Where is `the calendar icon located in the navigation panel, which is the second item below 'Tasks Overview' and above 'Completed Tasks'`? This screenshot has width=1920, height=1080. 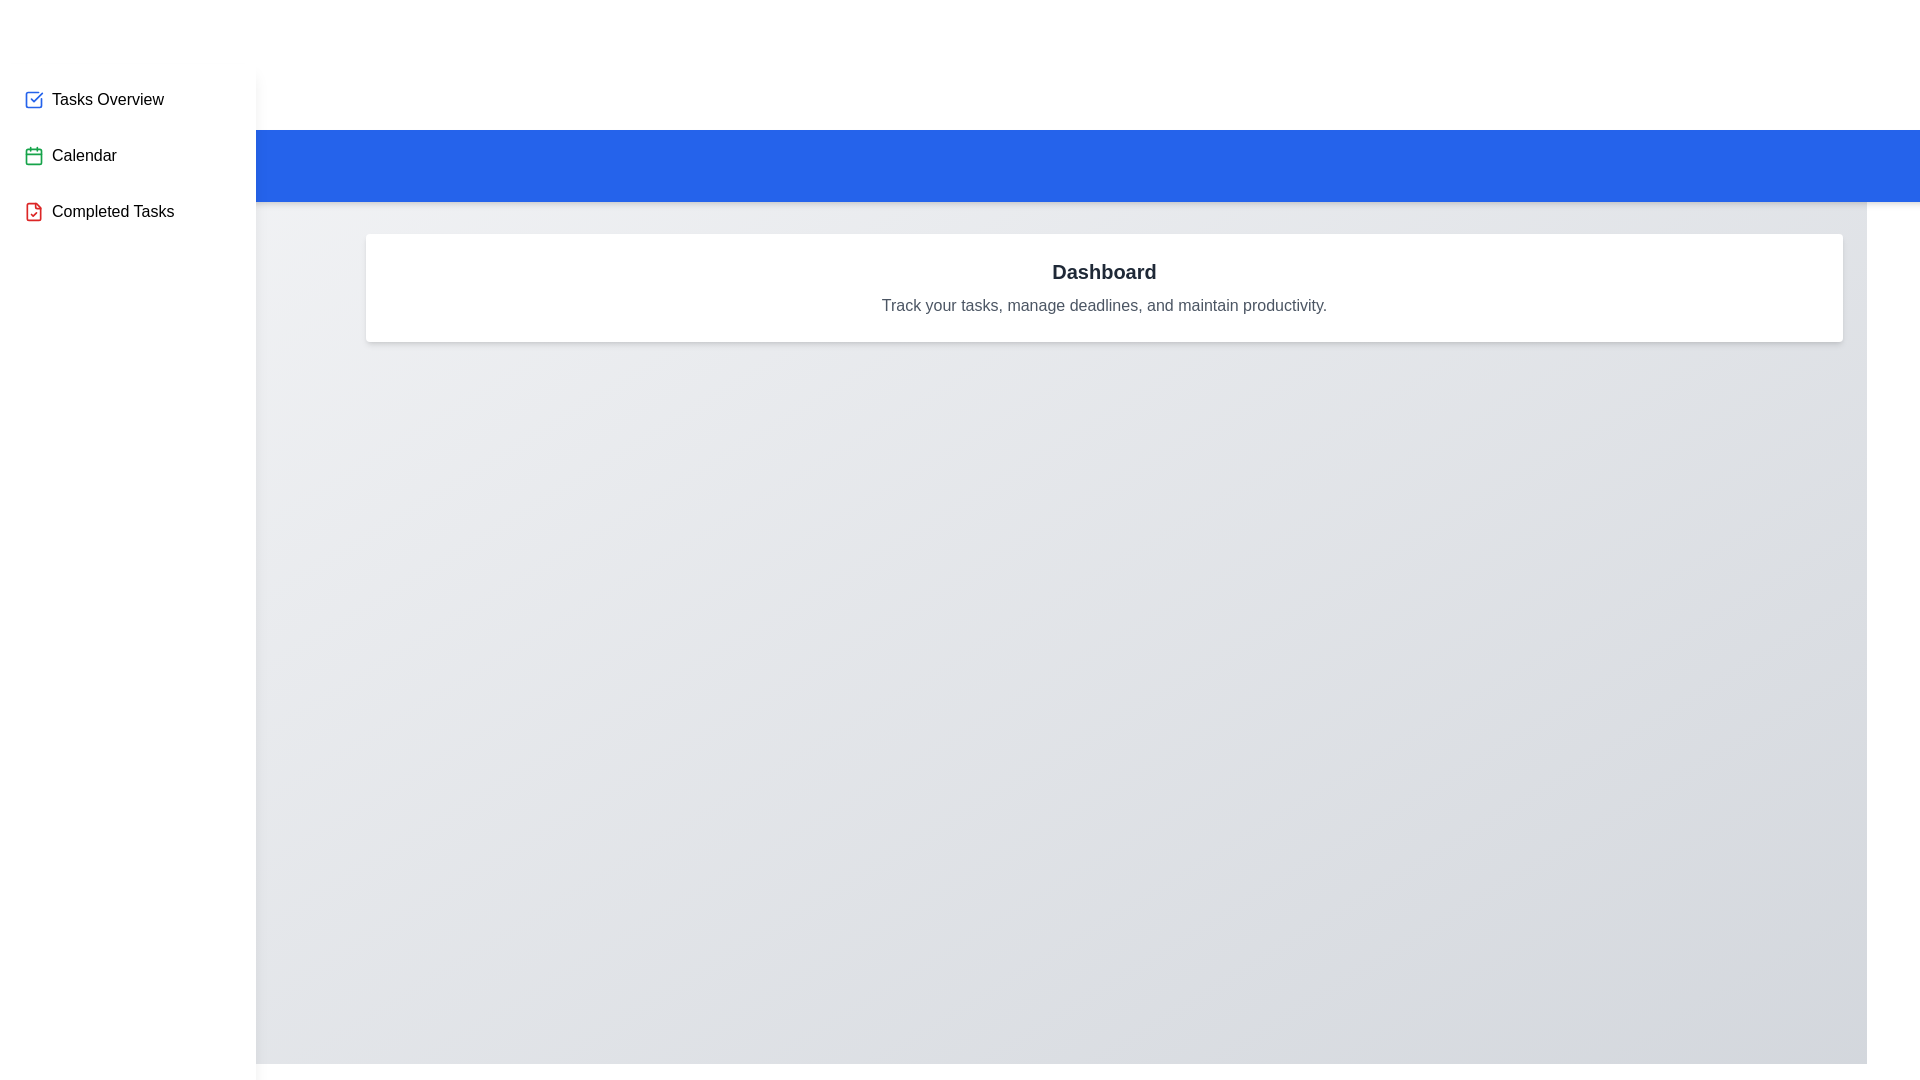
the calendar icon located in the navigation panel, which is the second item below 'Tasks Overview' and above 'Completed Tasks' is located at coordinates (33, 154).